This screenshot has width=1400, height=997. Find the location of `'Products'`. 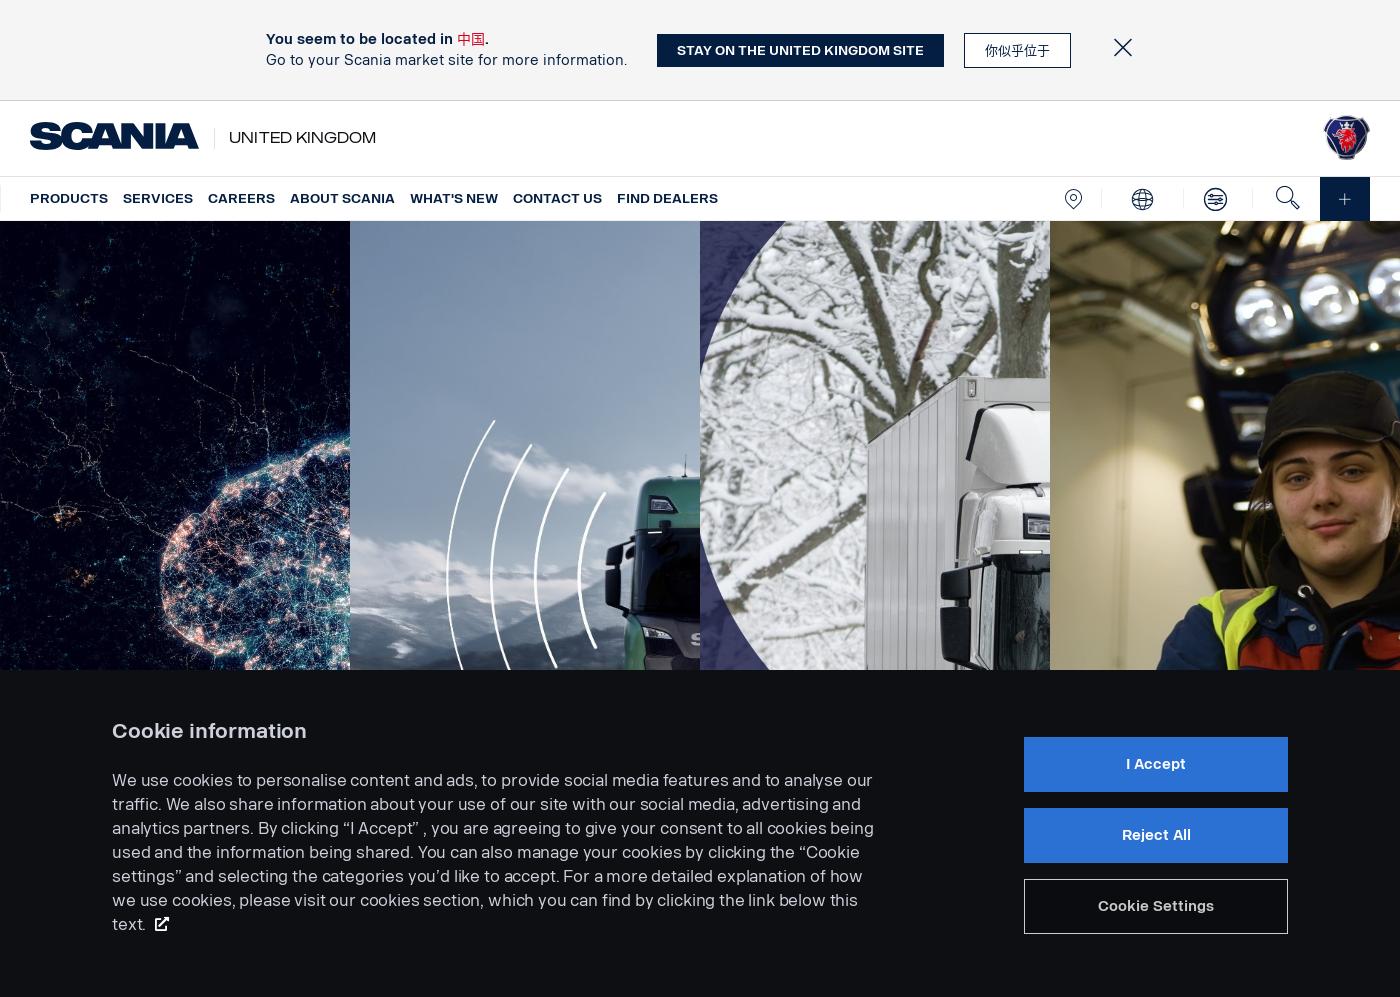

'Products' is located at coordinates (28, 198).